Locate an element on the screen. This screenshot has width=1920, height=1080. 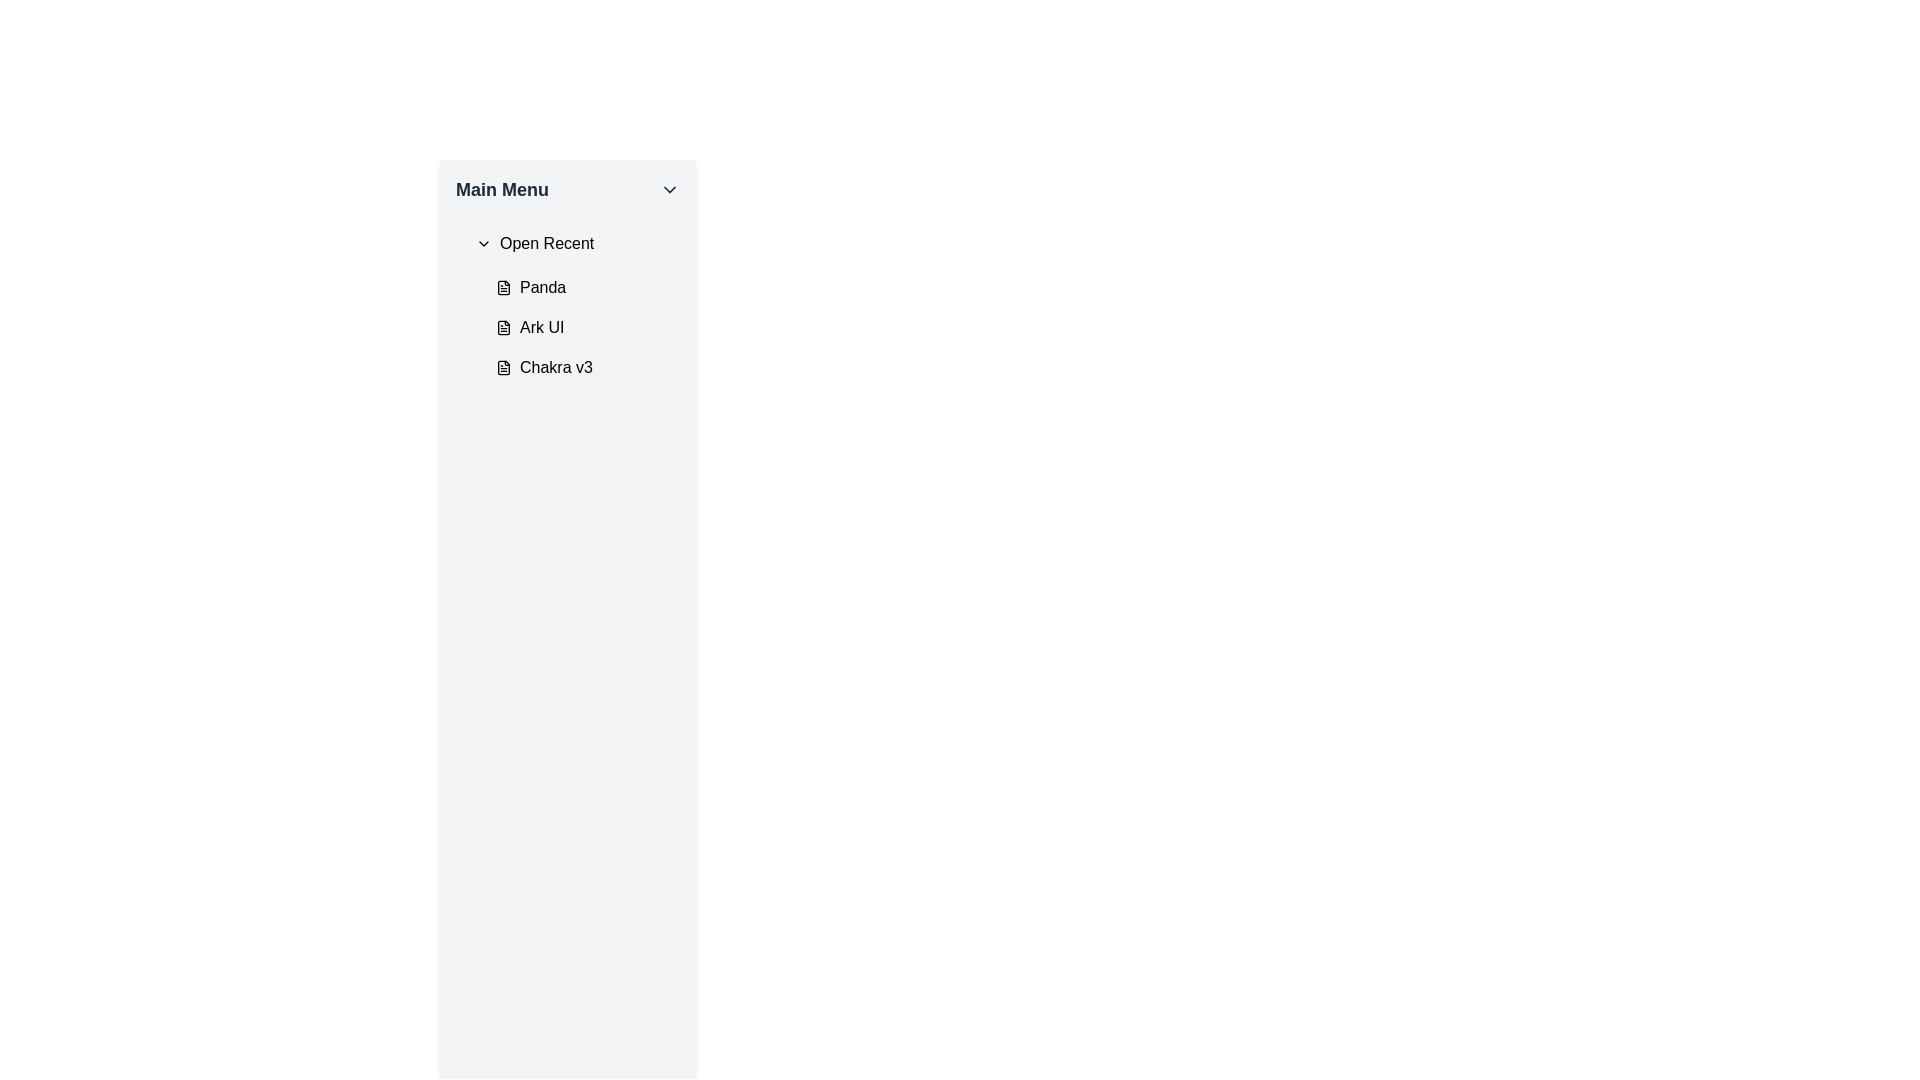
the text label containing the string 'Chakra v3' which is styled in a sans-serif font and is positioned under the 'Open Recent' submenu in the 'Main Menu' section is located at coordinates (556, 367).